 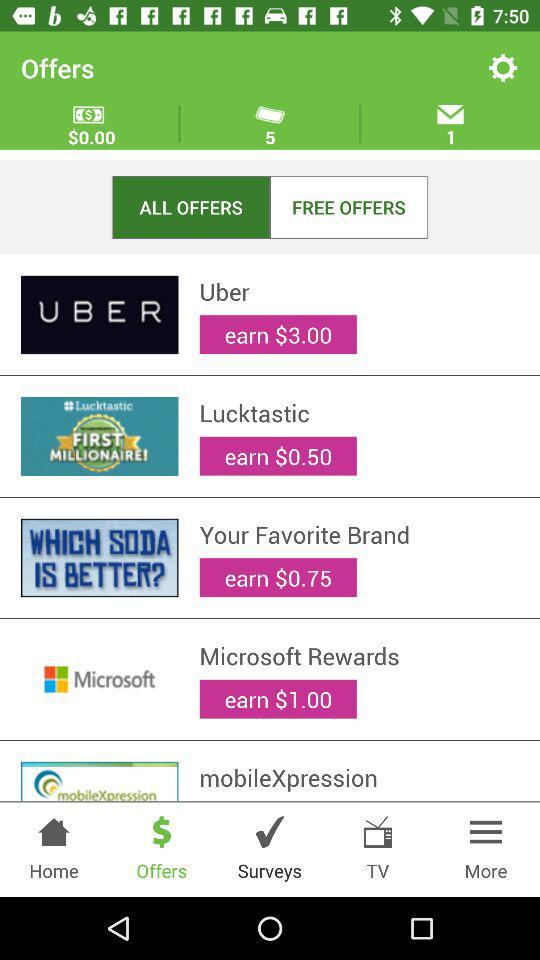 I want to click on icon below earn $3.00 item, so click(x=358, y=412).